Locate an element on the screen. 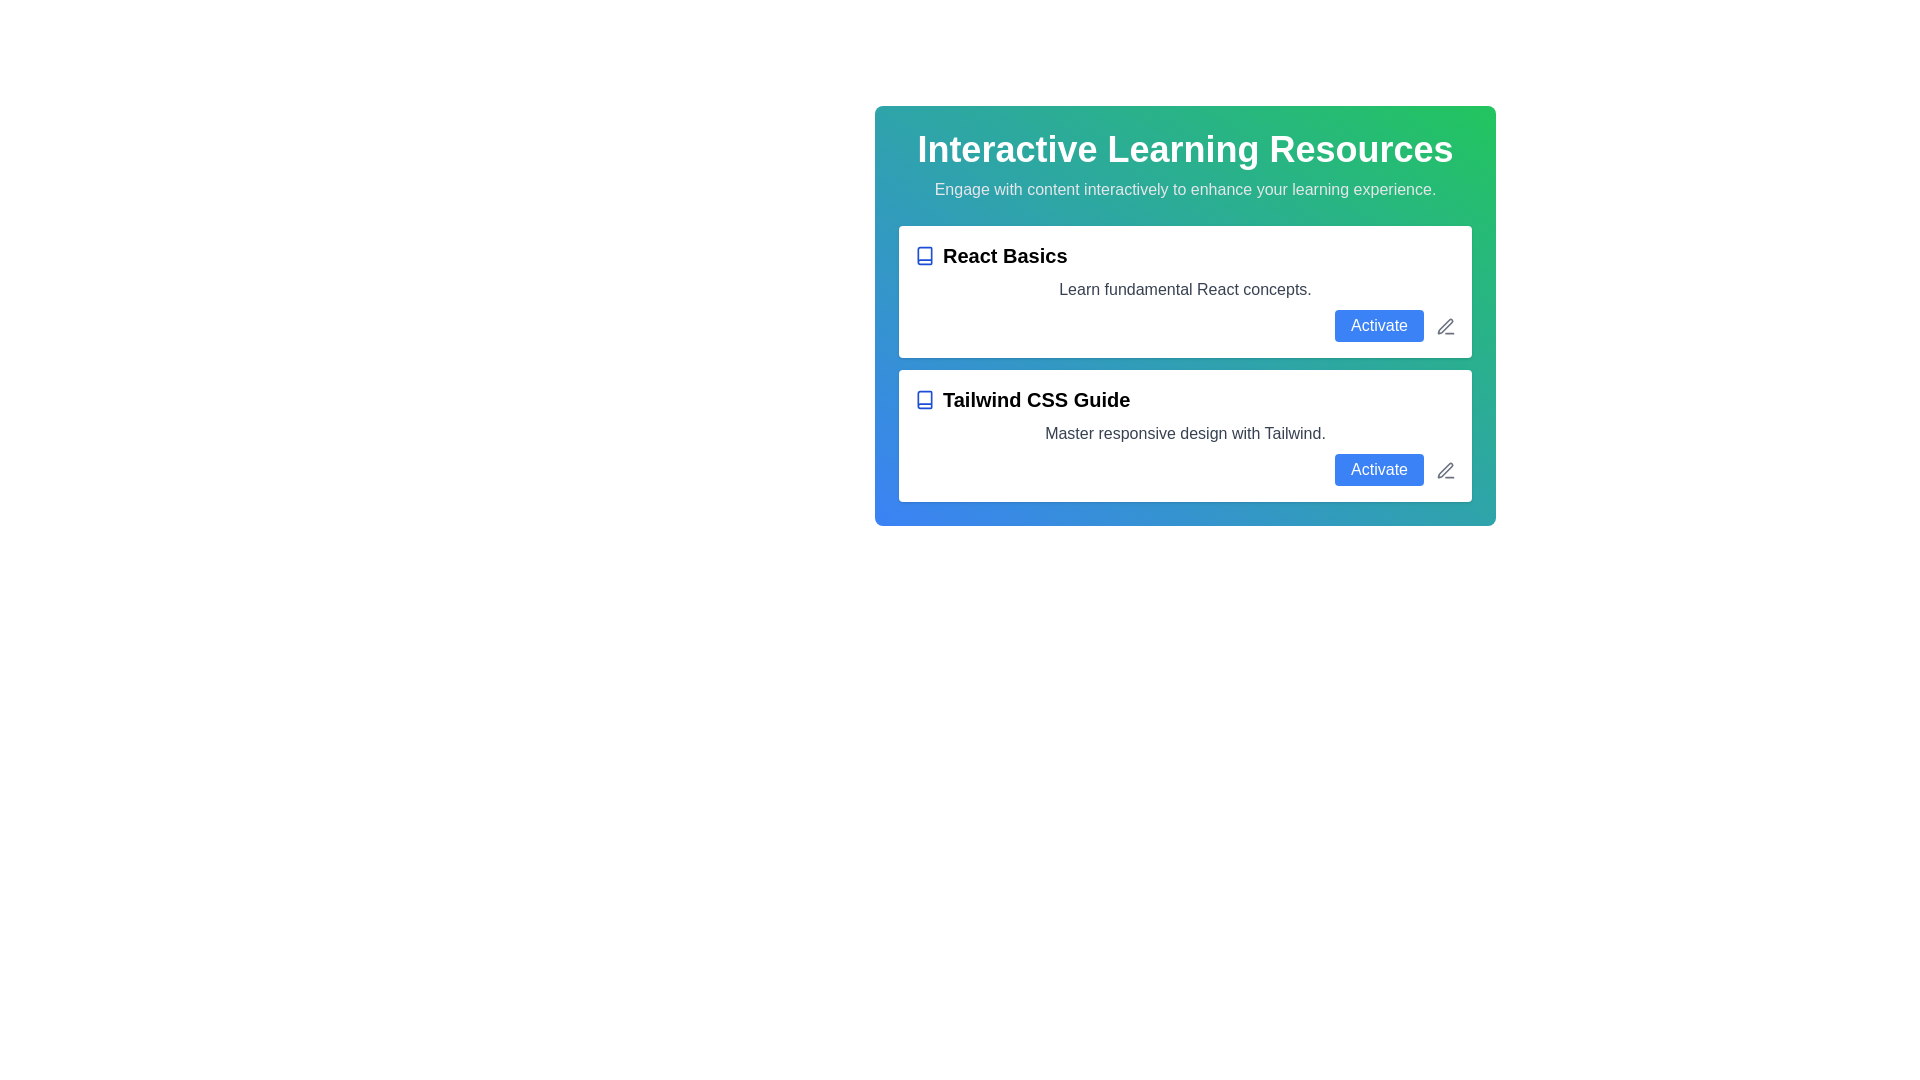  the text displaying 'Learn fundamental React concepts.' which is located below the title 'React Basics' is located at coordinates (1185, 289).